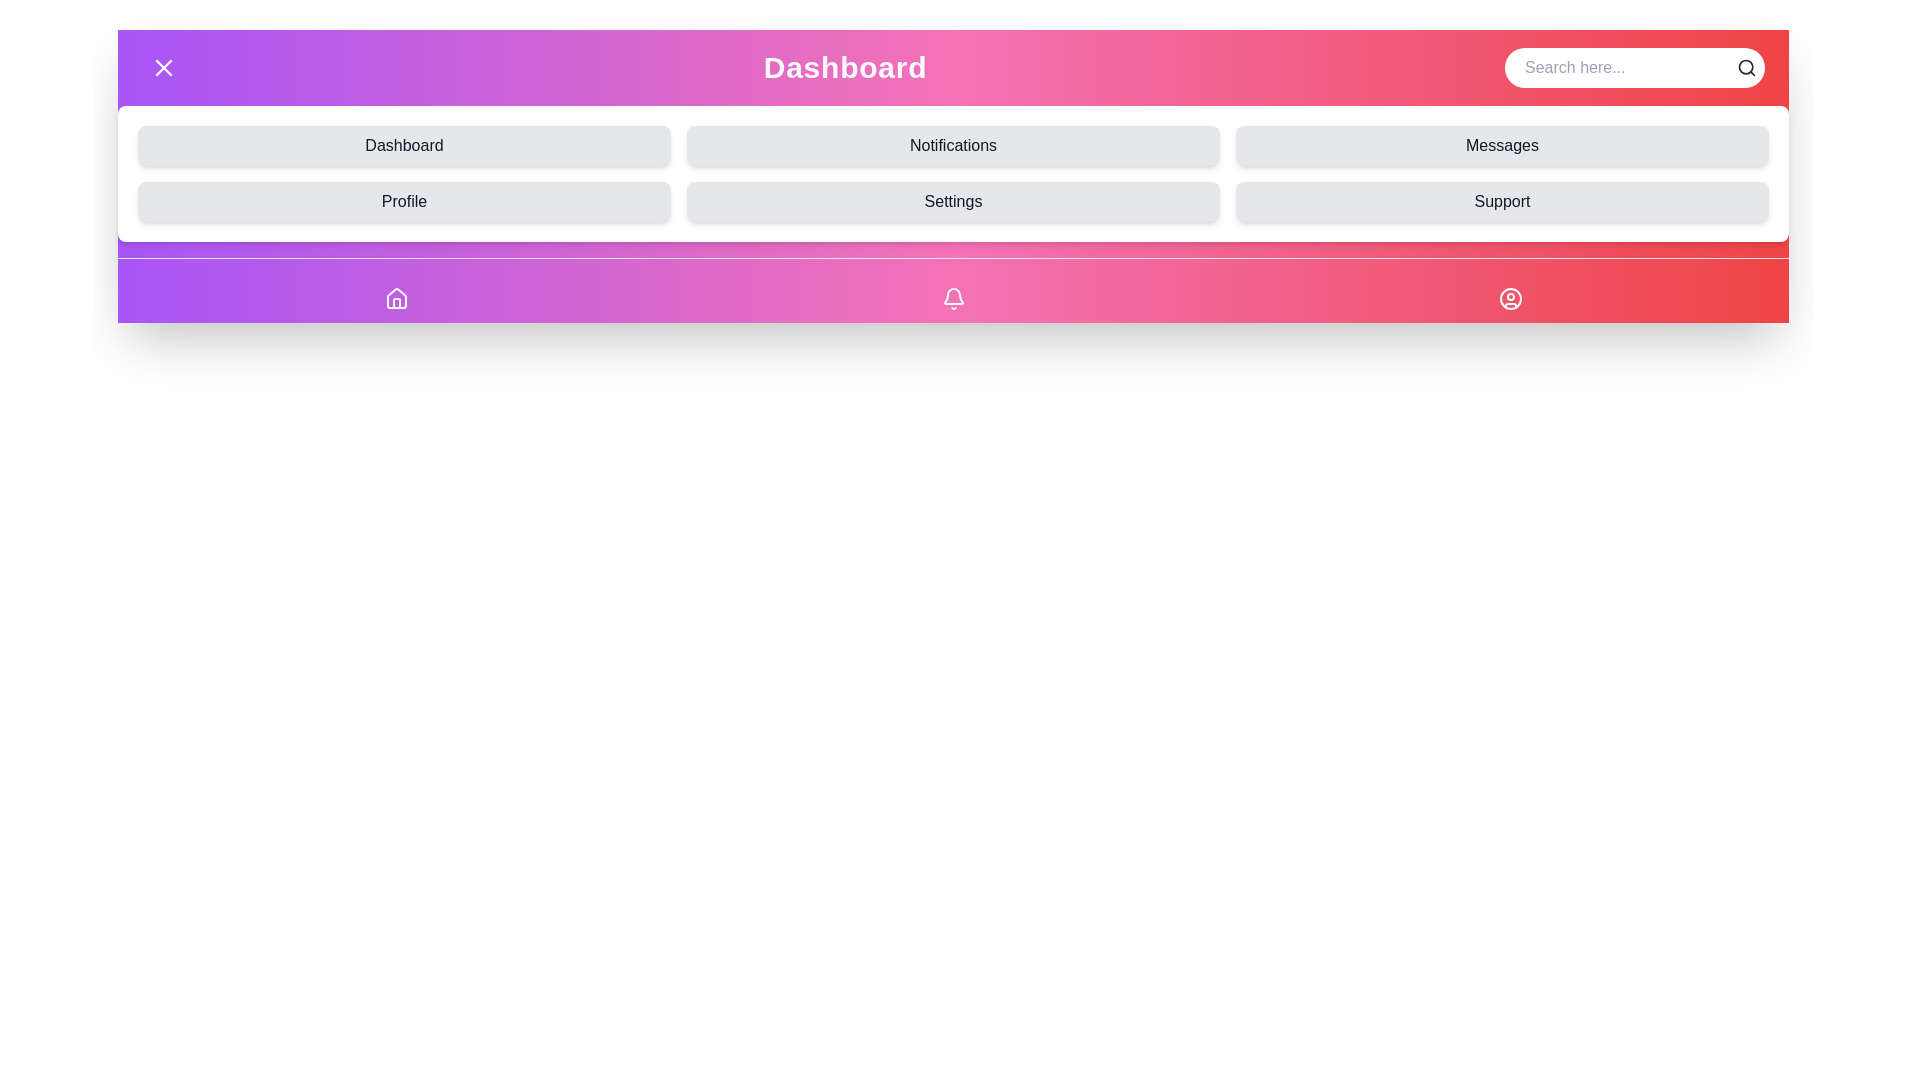 This screenshot has height=1080, width=1920. What do you see at coordinates (396, 299) in the screenshot?
I see `the footer button corresponding to Home` at bounding box center [396, 299].